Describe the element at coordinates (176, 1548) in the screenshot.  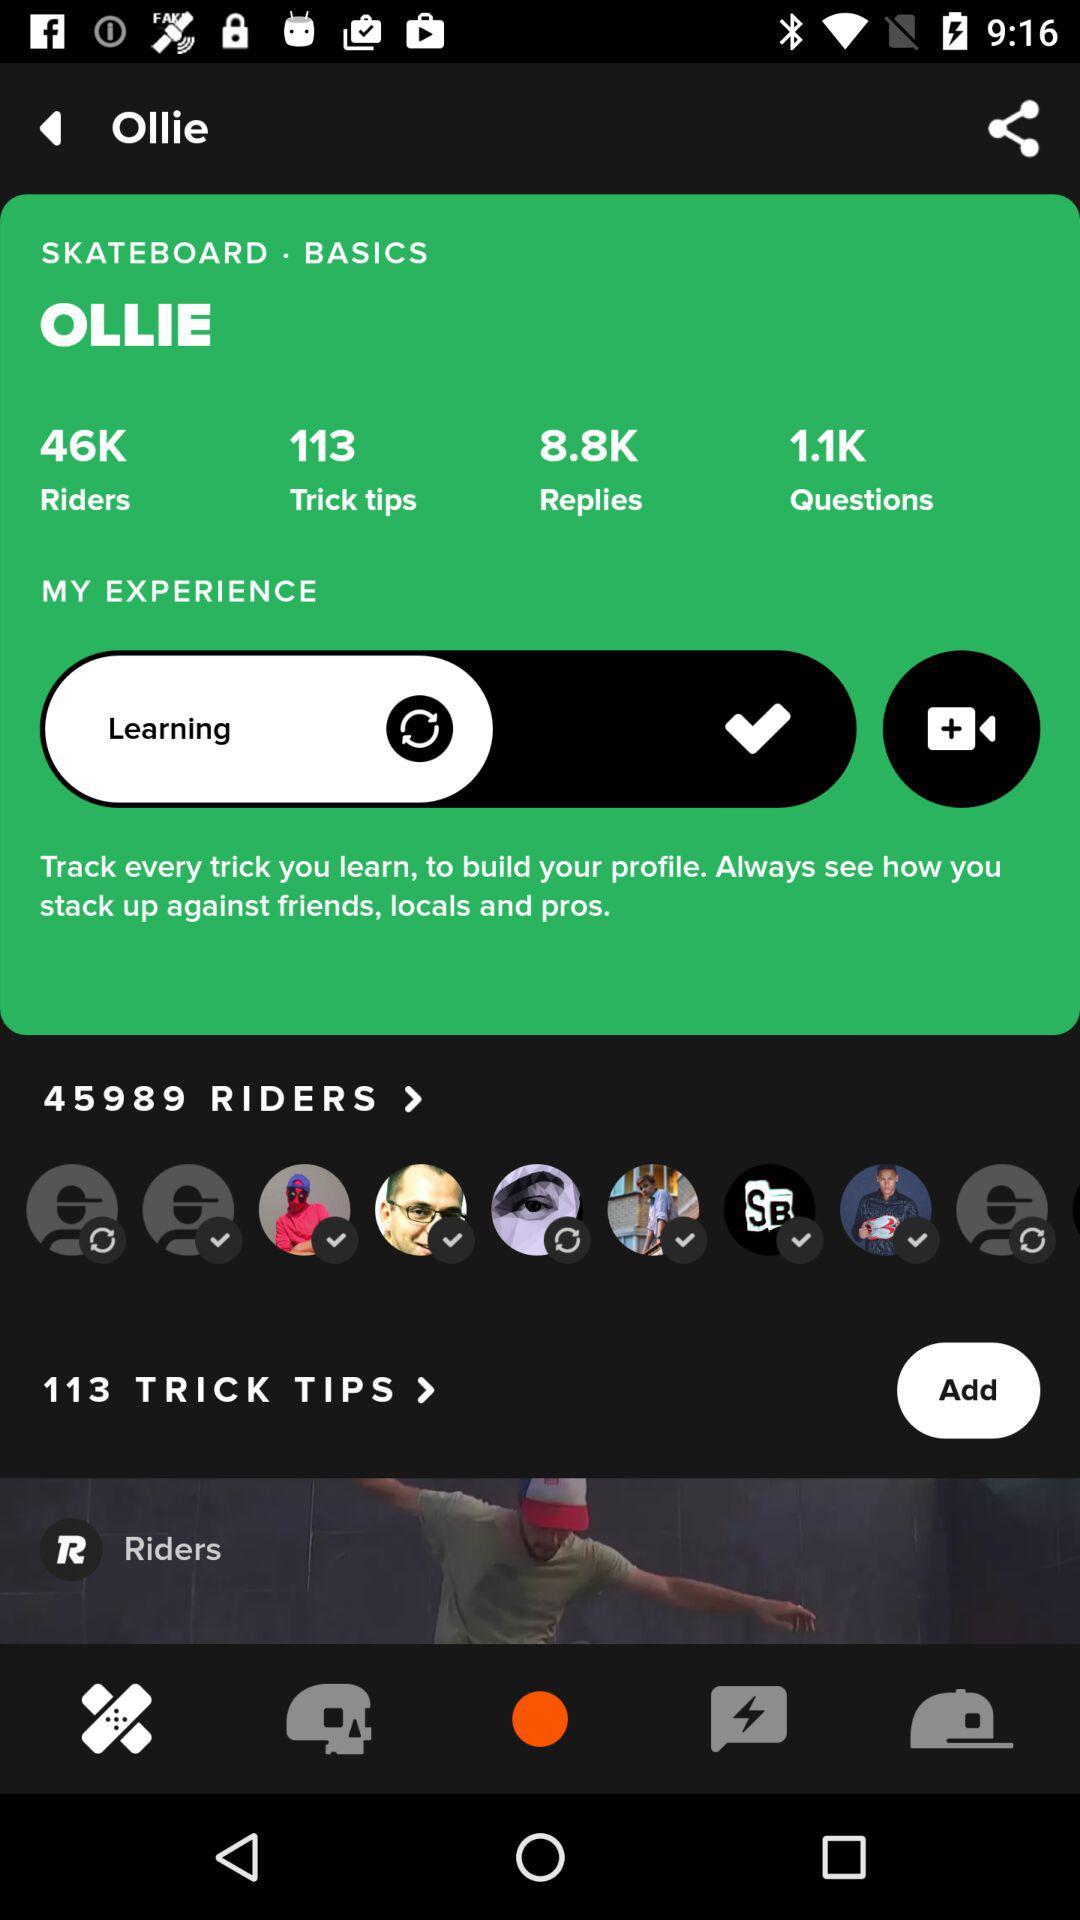
I see `the option rider below trick tips` at that location.